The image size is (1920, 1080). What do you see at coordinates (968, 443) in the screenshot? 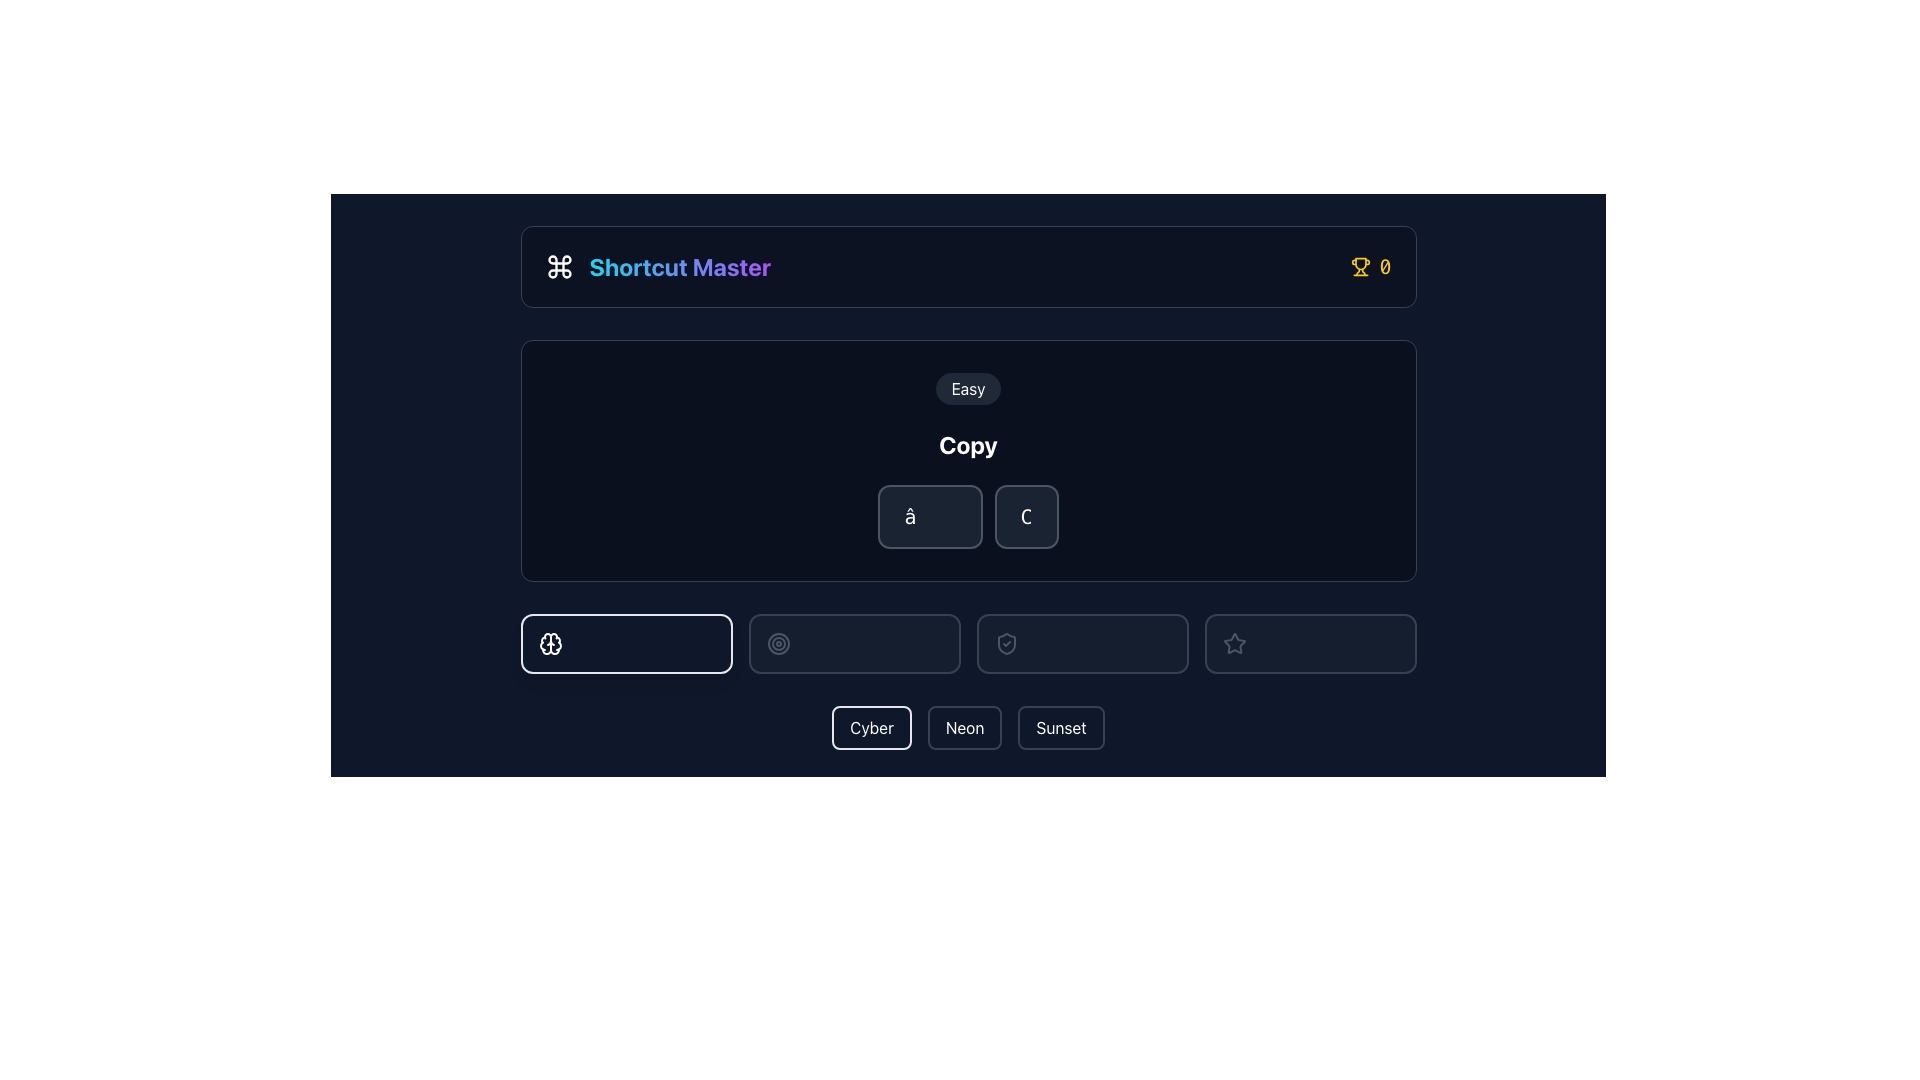
I see `the text label that denotes the functionality or context related to copying, positioned below two elements styled as 'Easy' and above a group containing '⌘ C'` at bounding box center [968, 443].